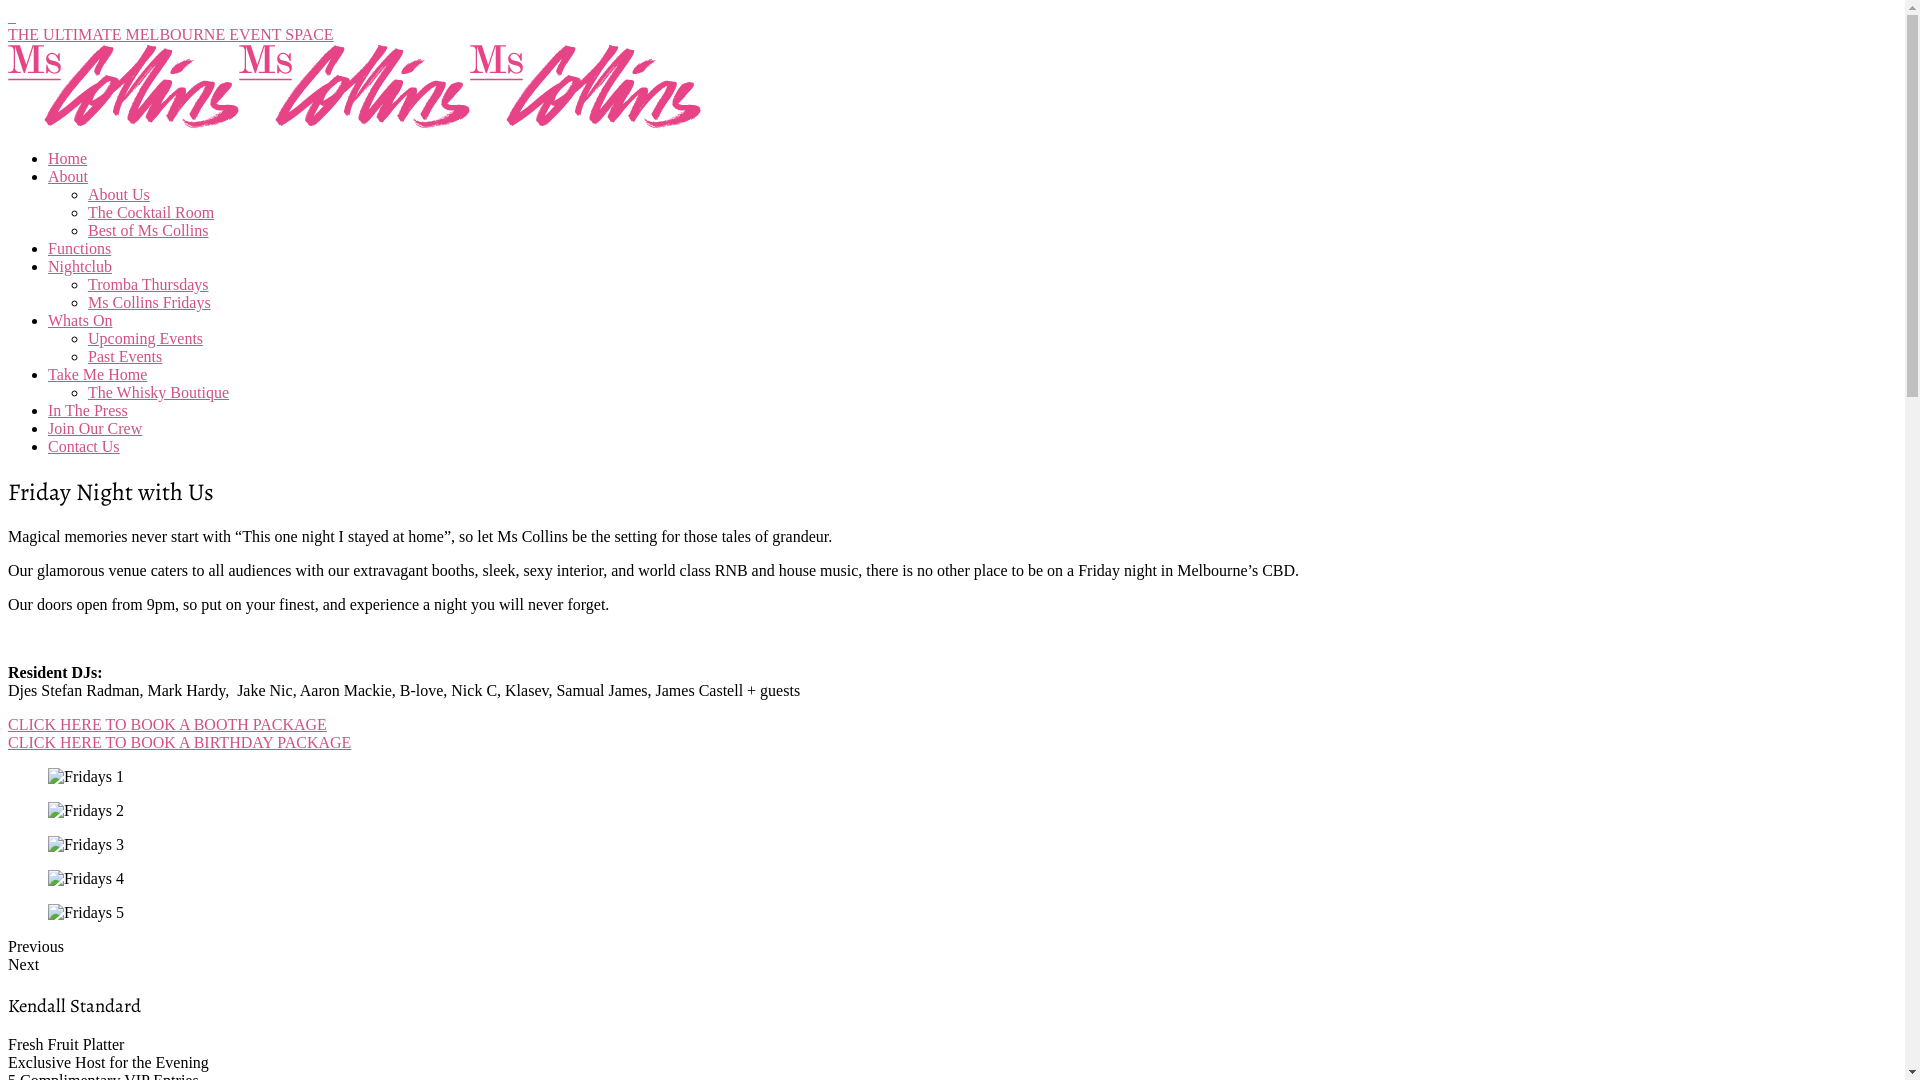 The height and width of the screenshot is (1080, 1920). What do you see at coordinates (147, 284) in the screenshot?
I see `'Tromba Thursdays'` at bounding box center [147, 284].